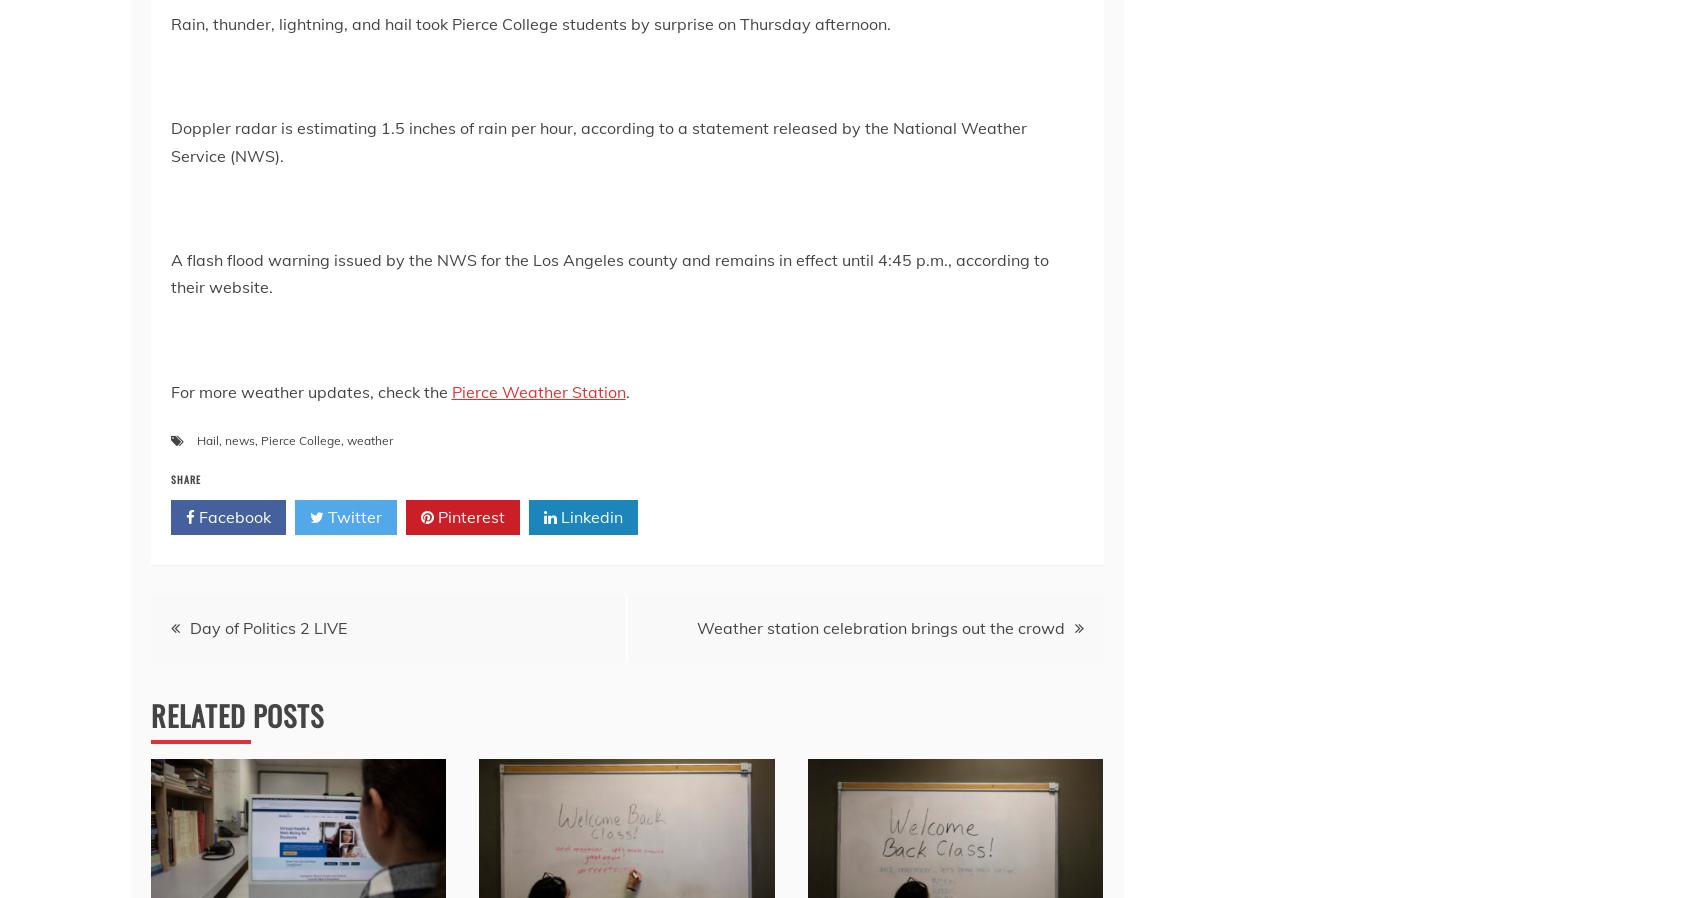  Describe the element at coordinates (206, 439) in the screenshot. I see `'Hail'` at that location.